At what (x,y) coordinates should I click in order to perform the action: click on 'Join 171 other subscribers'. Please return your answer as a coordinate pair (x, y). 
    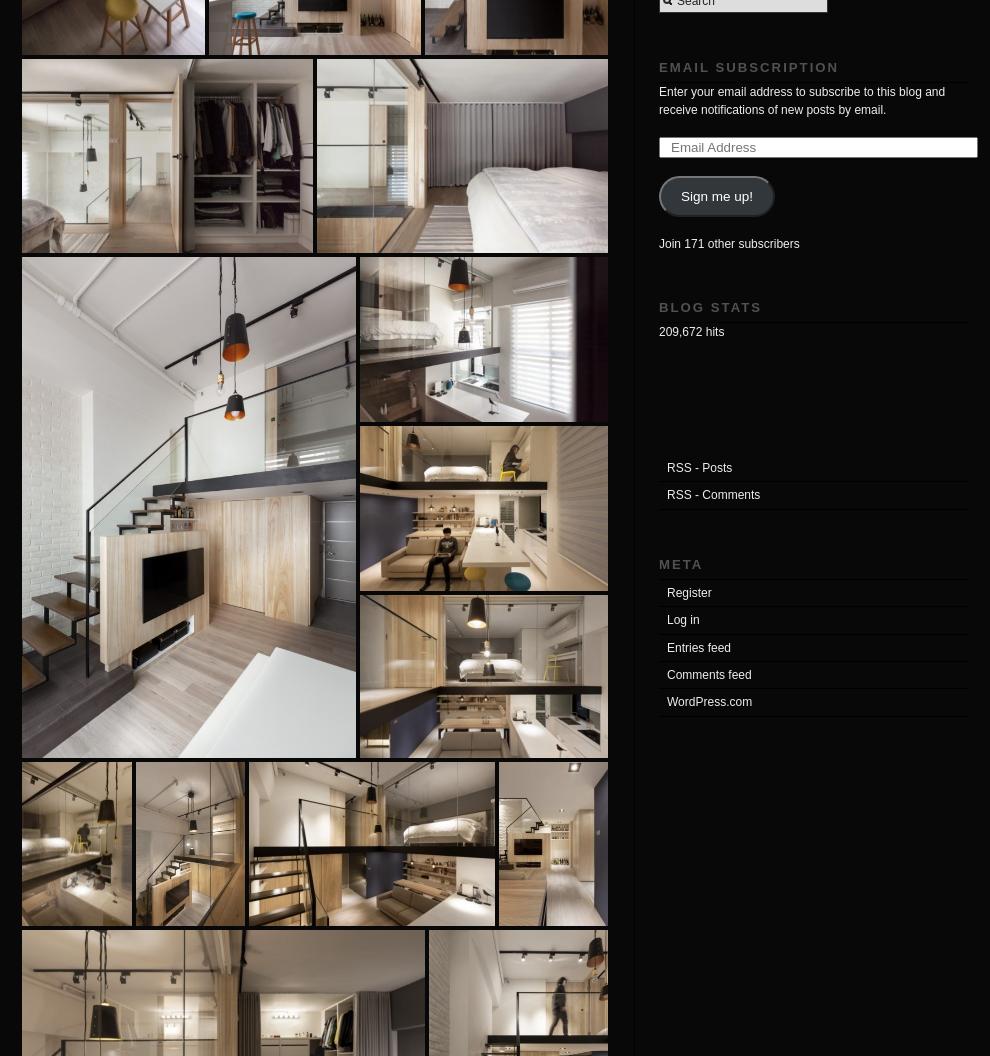
    Looking at the image, I should click on (728, 241).